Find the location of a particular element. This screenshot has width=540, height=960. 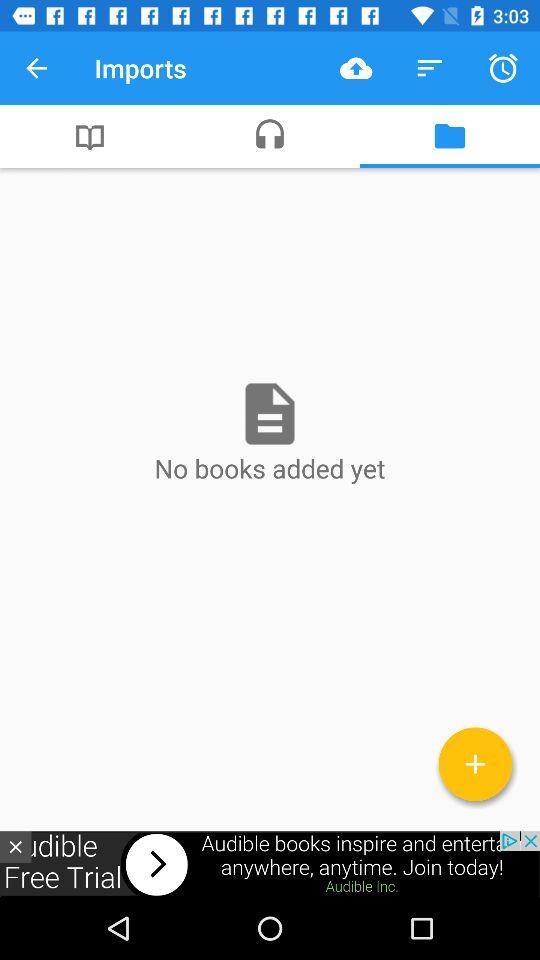

add is located at coordinates (474, 763).